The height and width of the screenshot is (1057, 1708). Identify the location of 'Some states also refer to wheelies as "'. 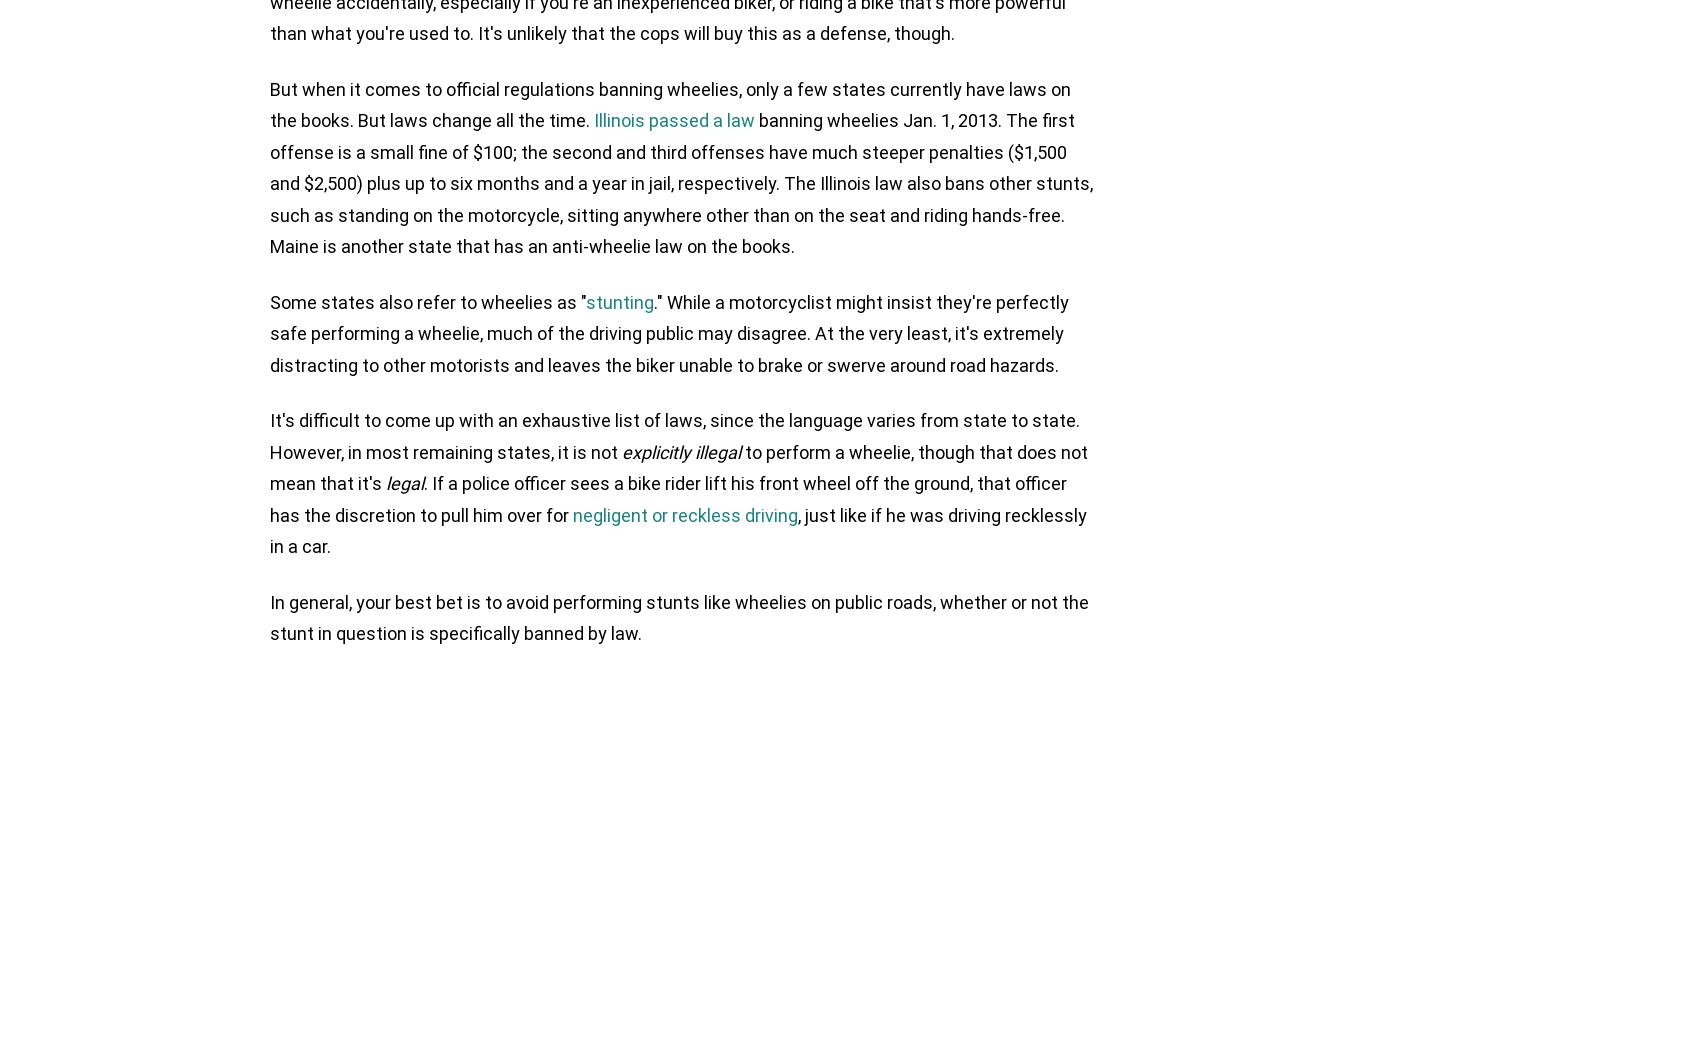
(270, 300).